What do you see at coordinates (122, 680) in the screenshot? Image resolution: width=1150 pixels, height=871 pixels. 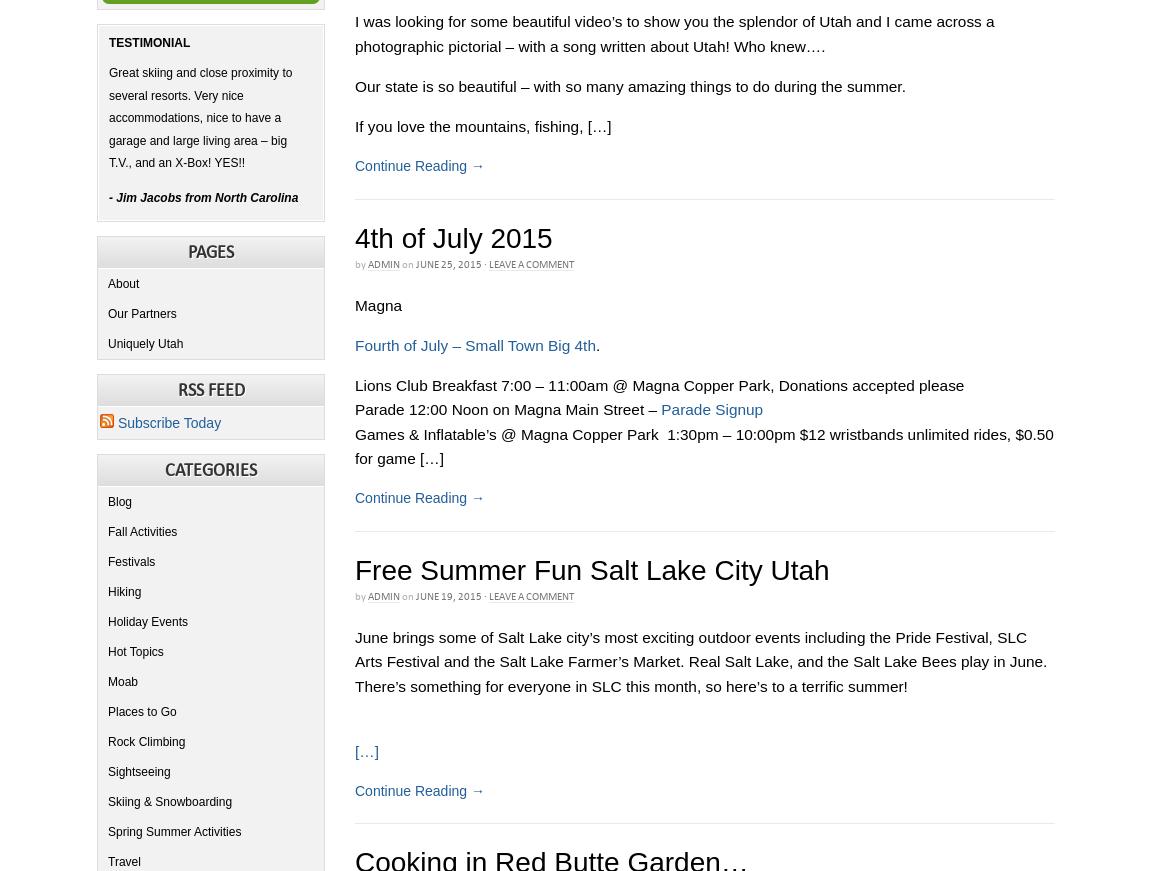 I see `'Moab'` at bounding box center [122, 680].